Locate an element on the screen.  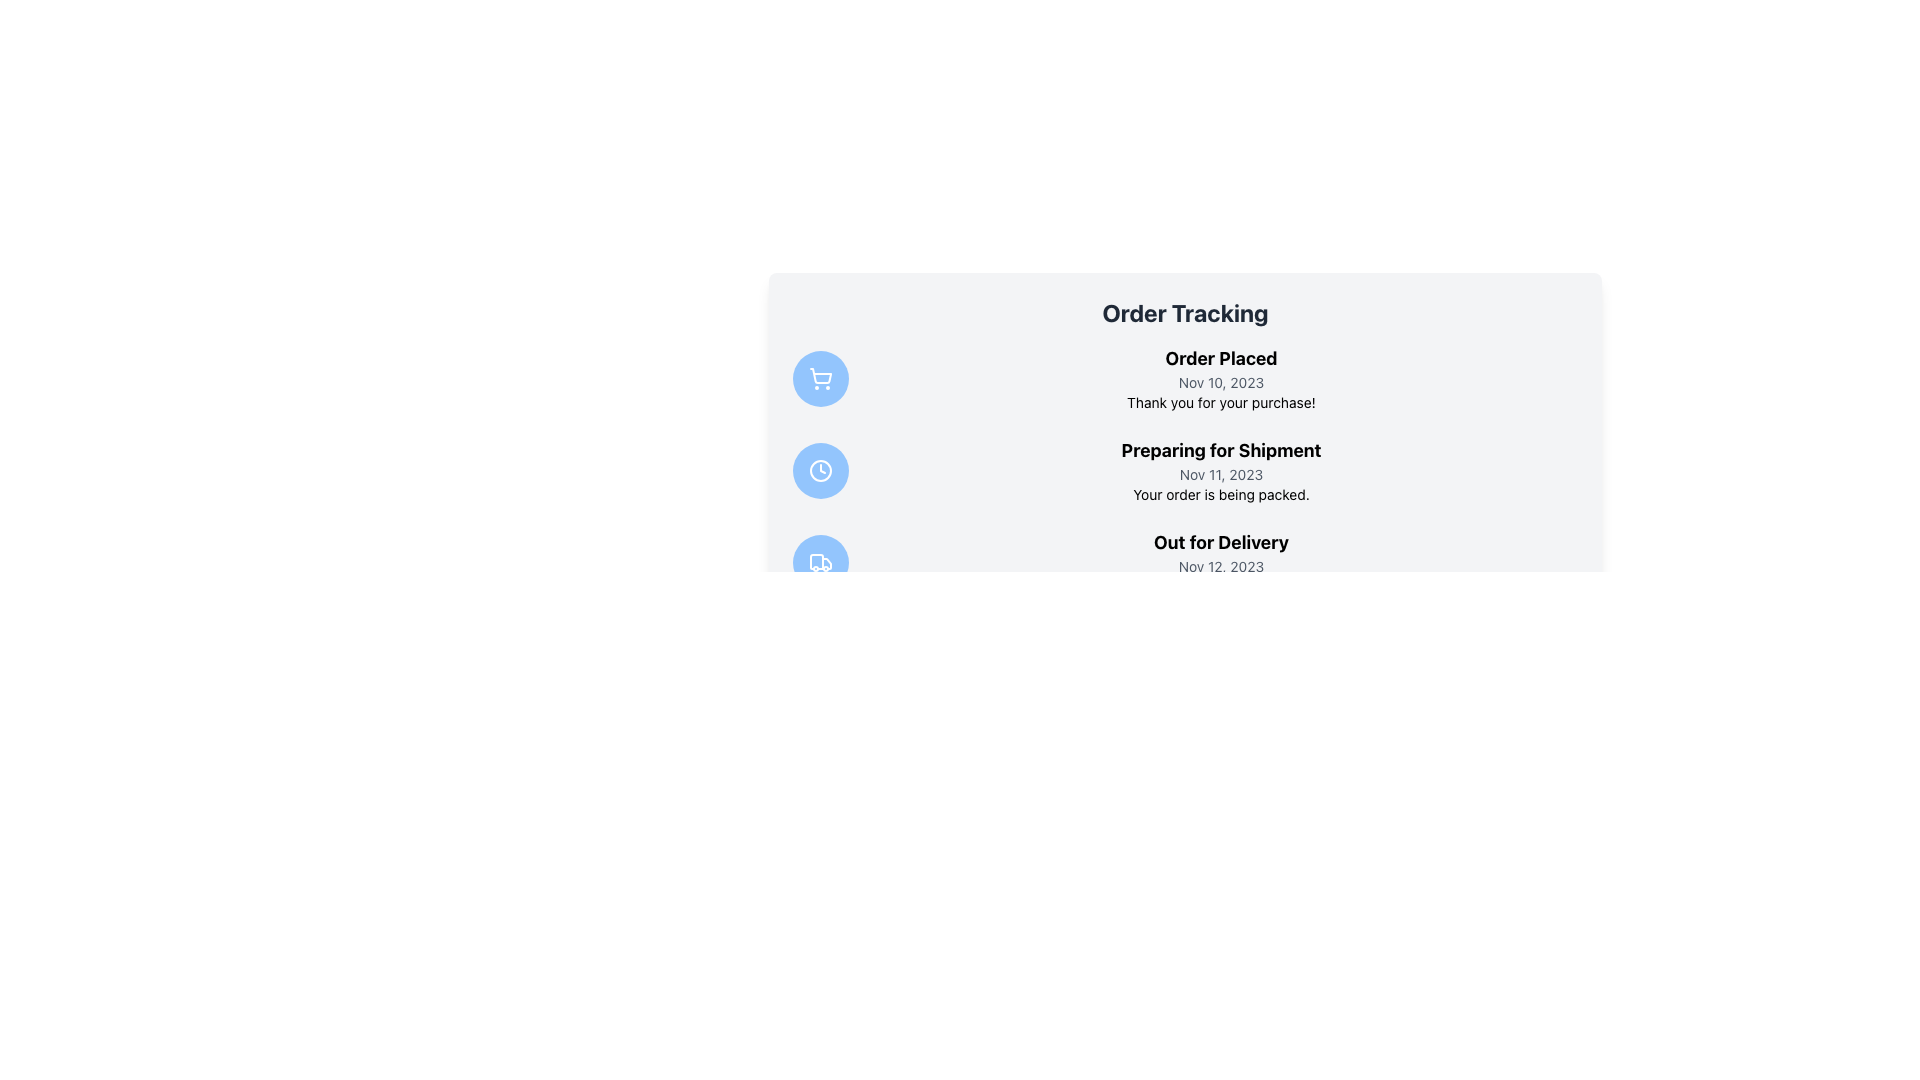
the informational block indicating the order is being prepared for shipment, which is the second entry in the vertical timeline under the 'Order Tracking' header is located at coordinates (1185, 470).